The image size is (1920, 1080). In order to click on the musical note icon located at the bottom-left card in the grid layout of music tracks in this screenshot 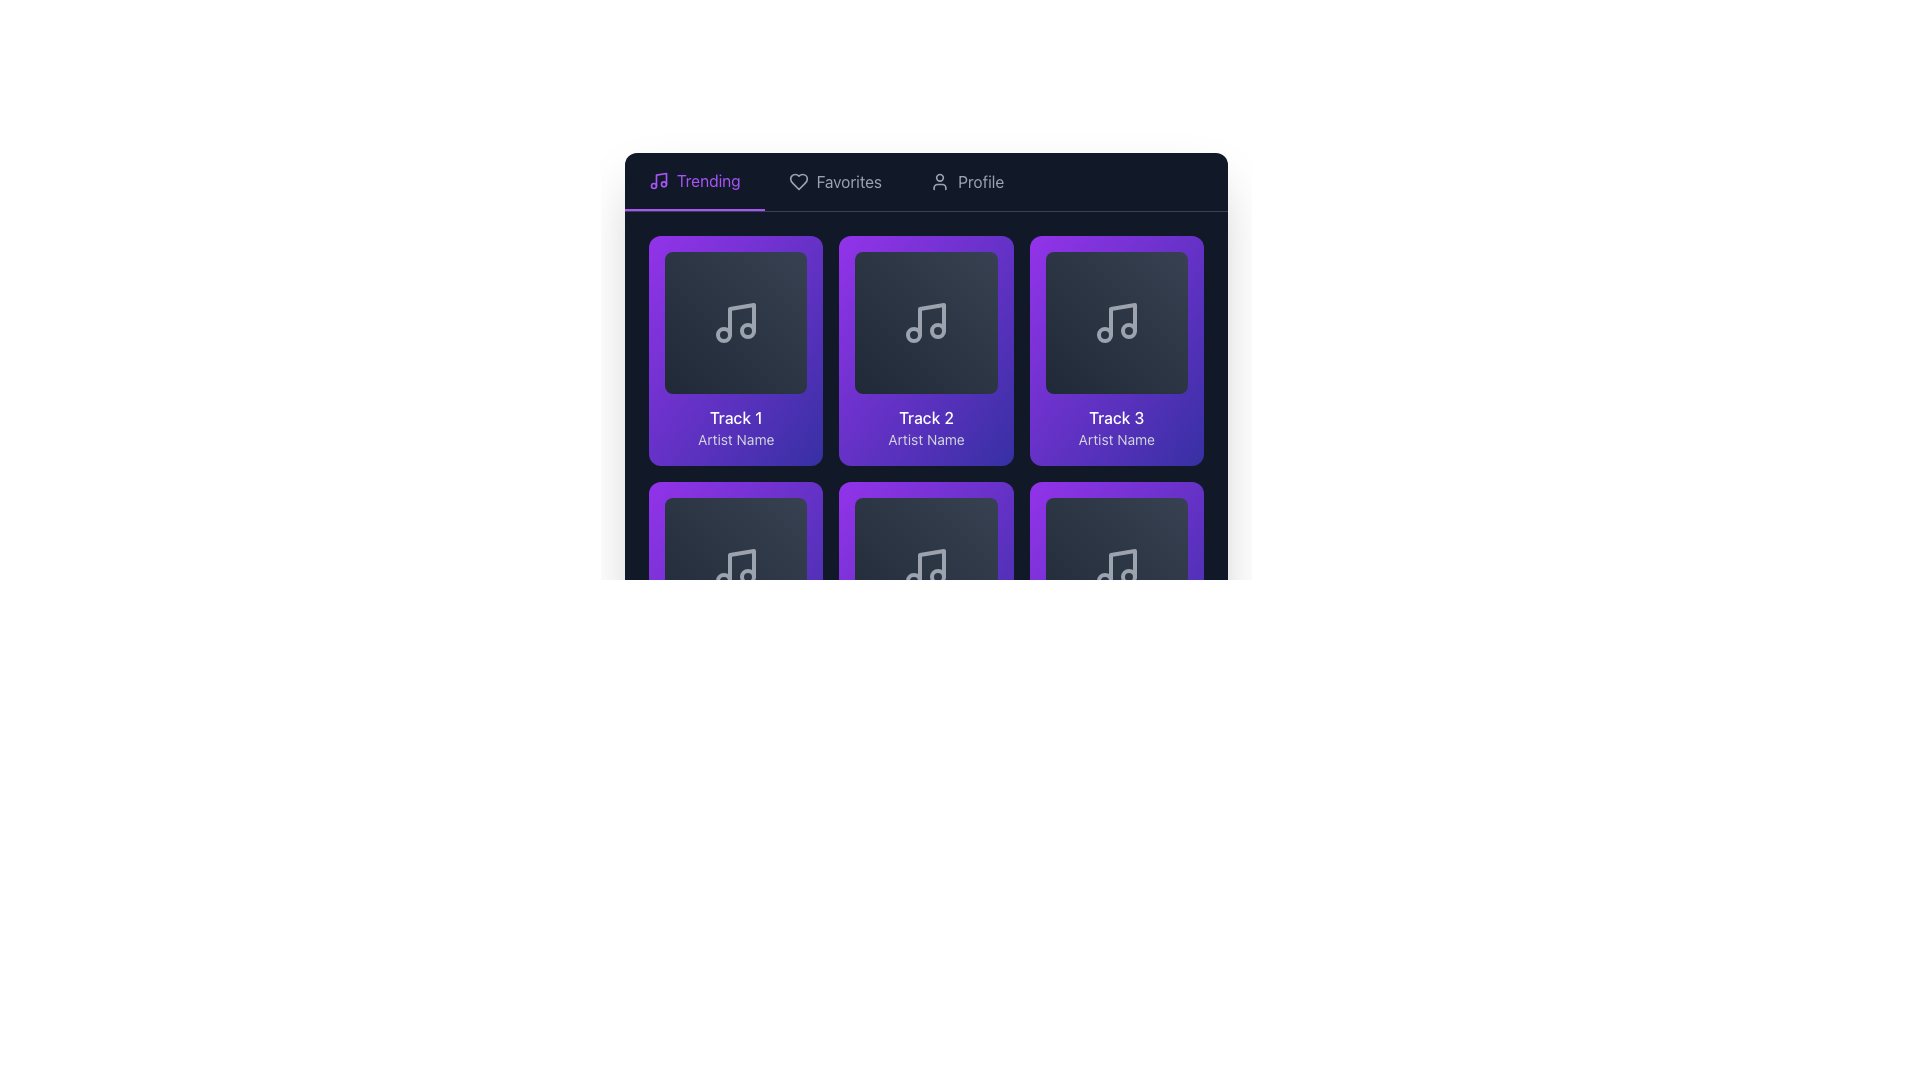, I will do `click(741, 566)`.